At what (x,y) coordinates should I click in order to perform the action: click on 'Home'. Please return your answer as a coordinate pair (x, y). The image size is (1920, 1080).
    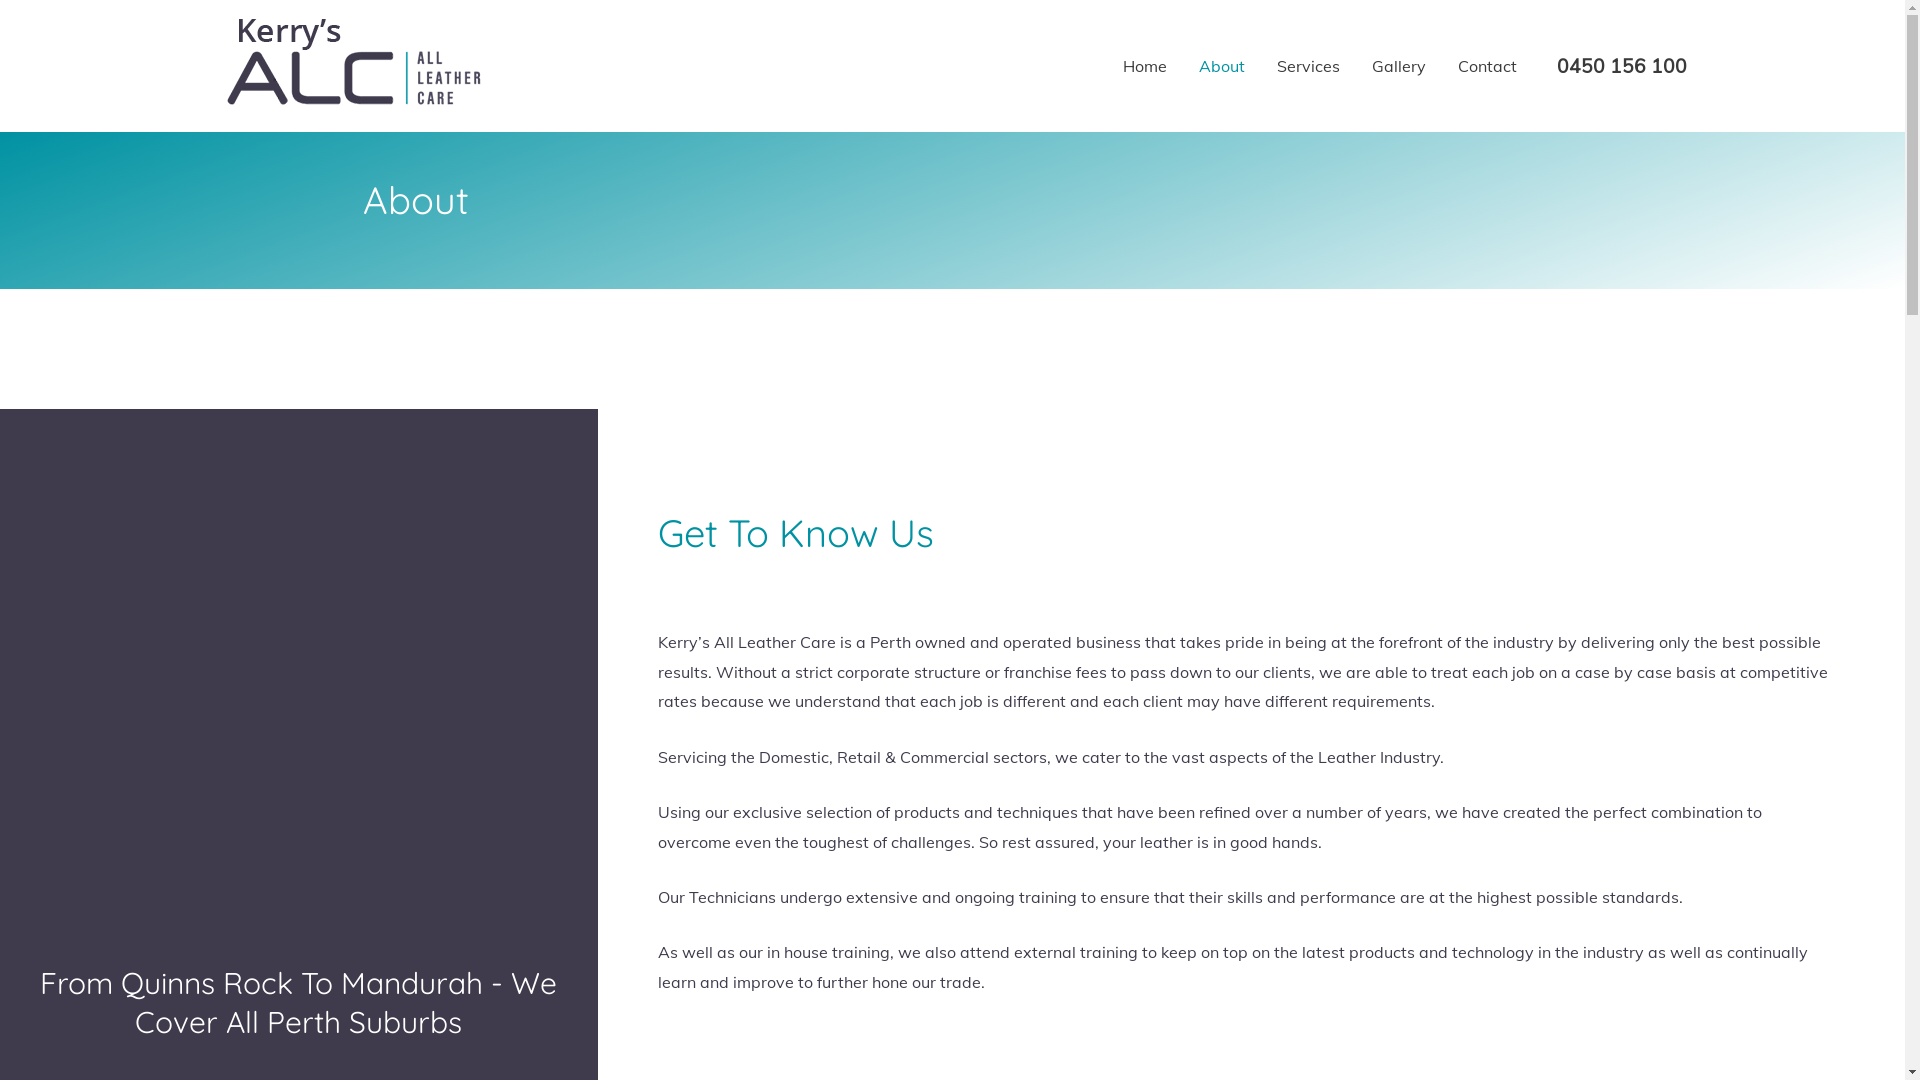
    Looking at the image, I should click on (1143, 64).